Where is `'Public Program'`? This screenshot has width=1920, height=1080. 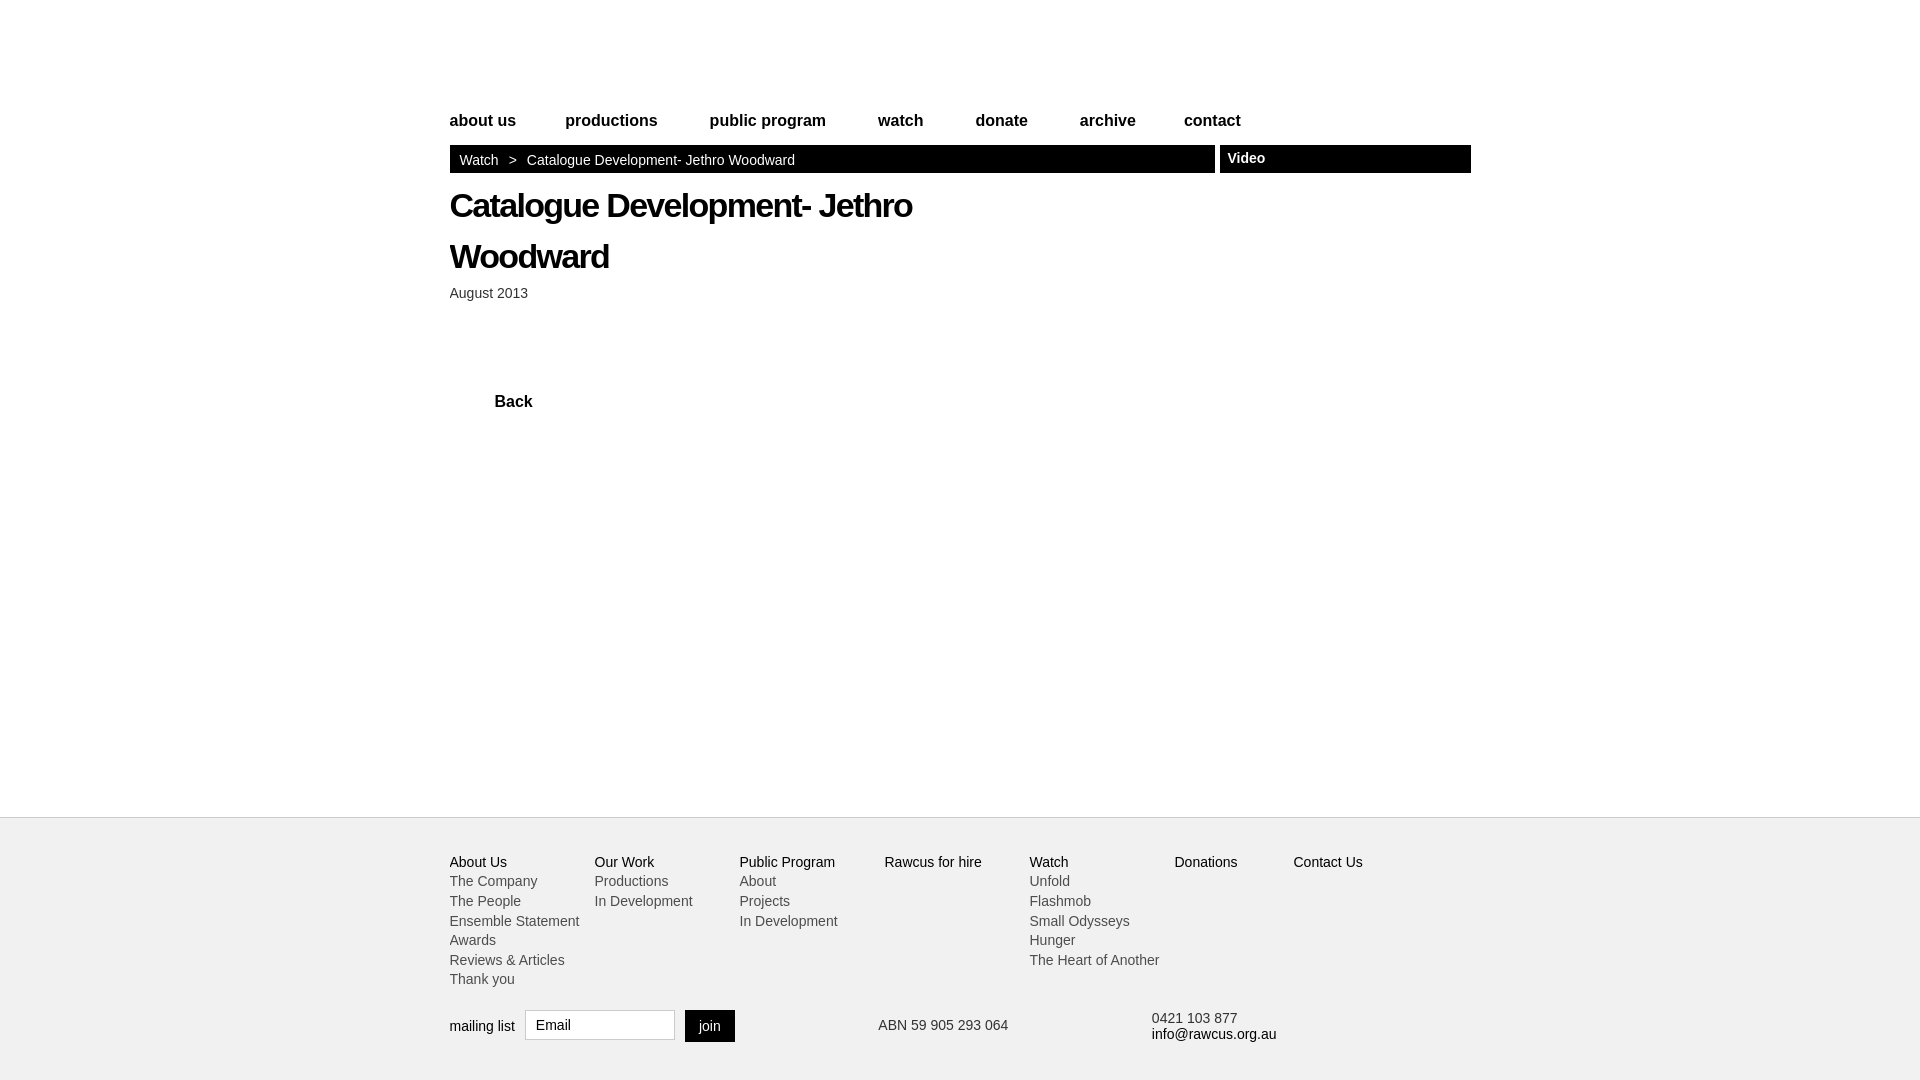
'Public Program' is located at coordinates (786, 860).